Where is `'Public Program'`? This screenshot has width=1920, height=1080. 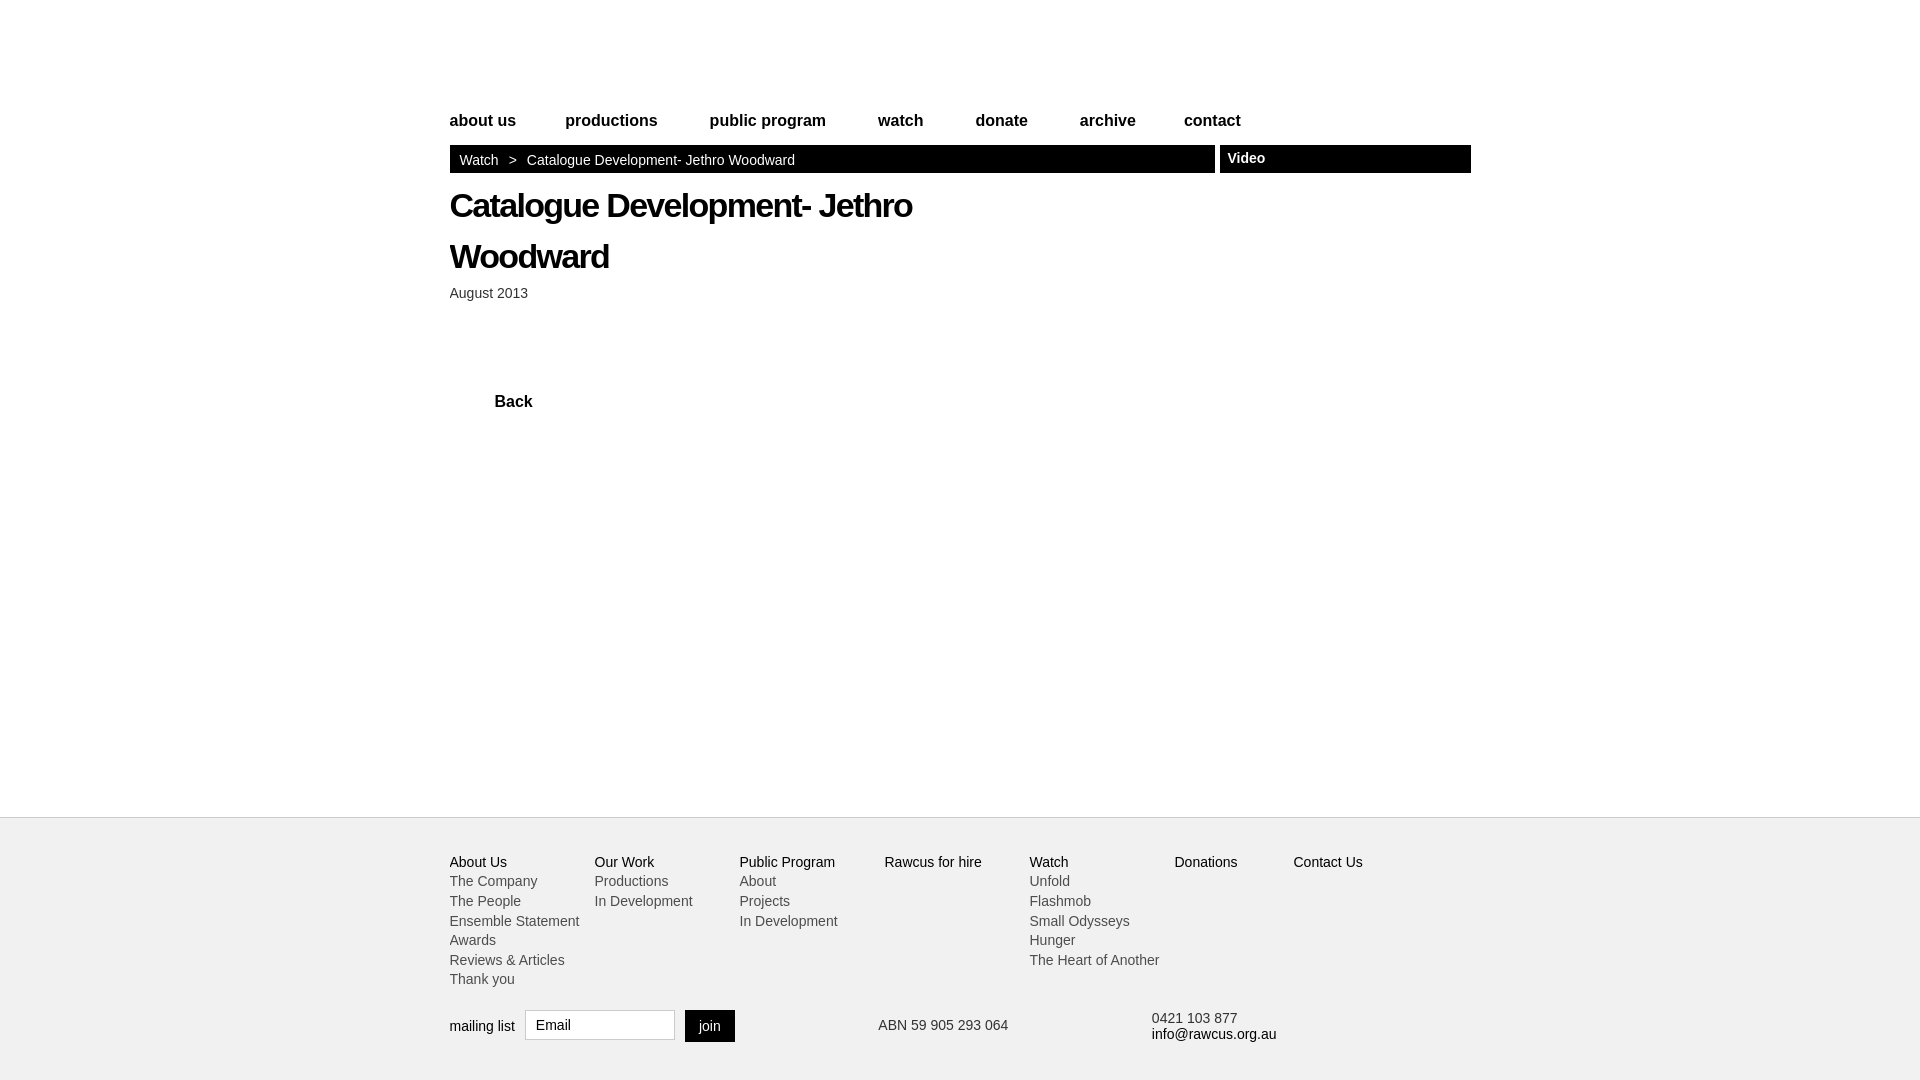
'Public Program' is located at coordinates (786, 860).